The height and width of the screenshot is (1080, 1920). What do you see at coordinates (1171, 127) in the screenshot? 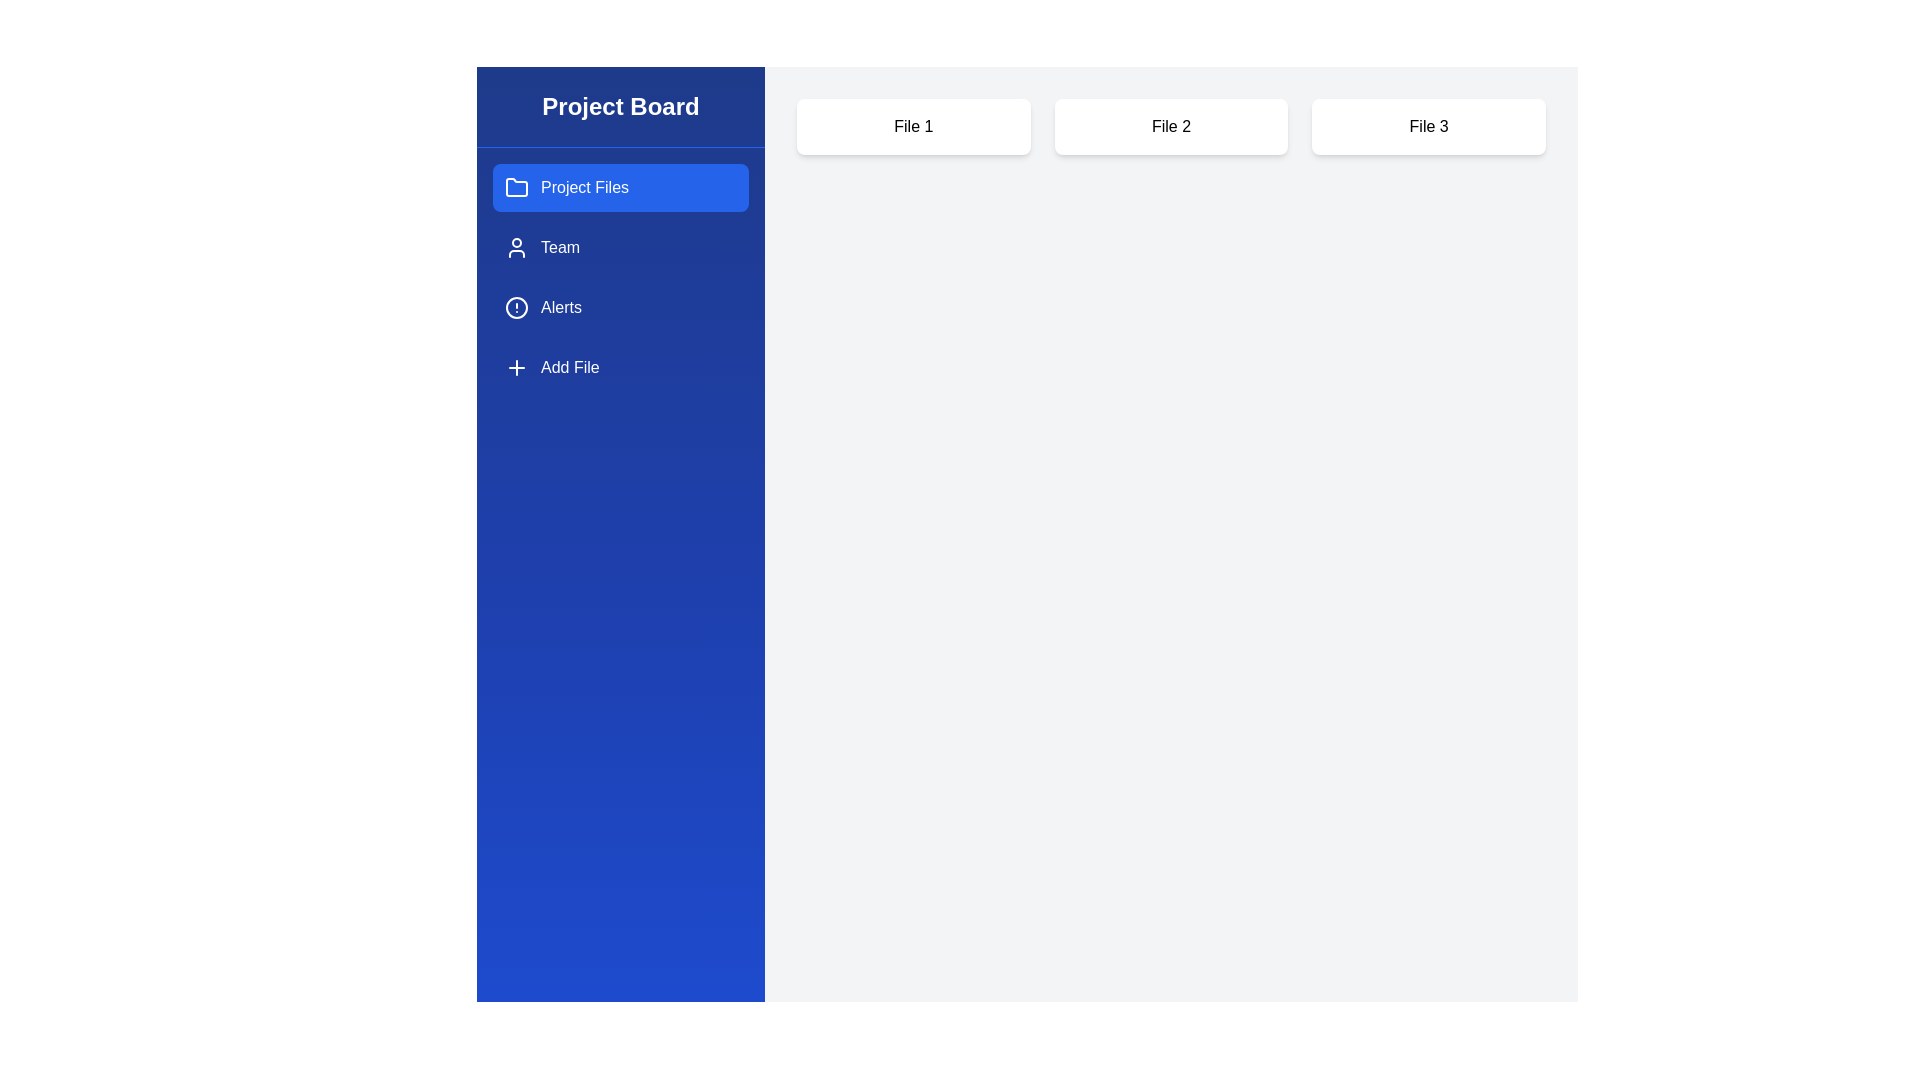
I see `the non-interactive card labeled 'File 2', which is the second card in a row of three cards` at bounding box center [1171, 127].